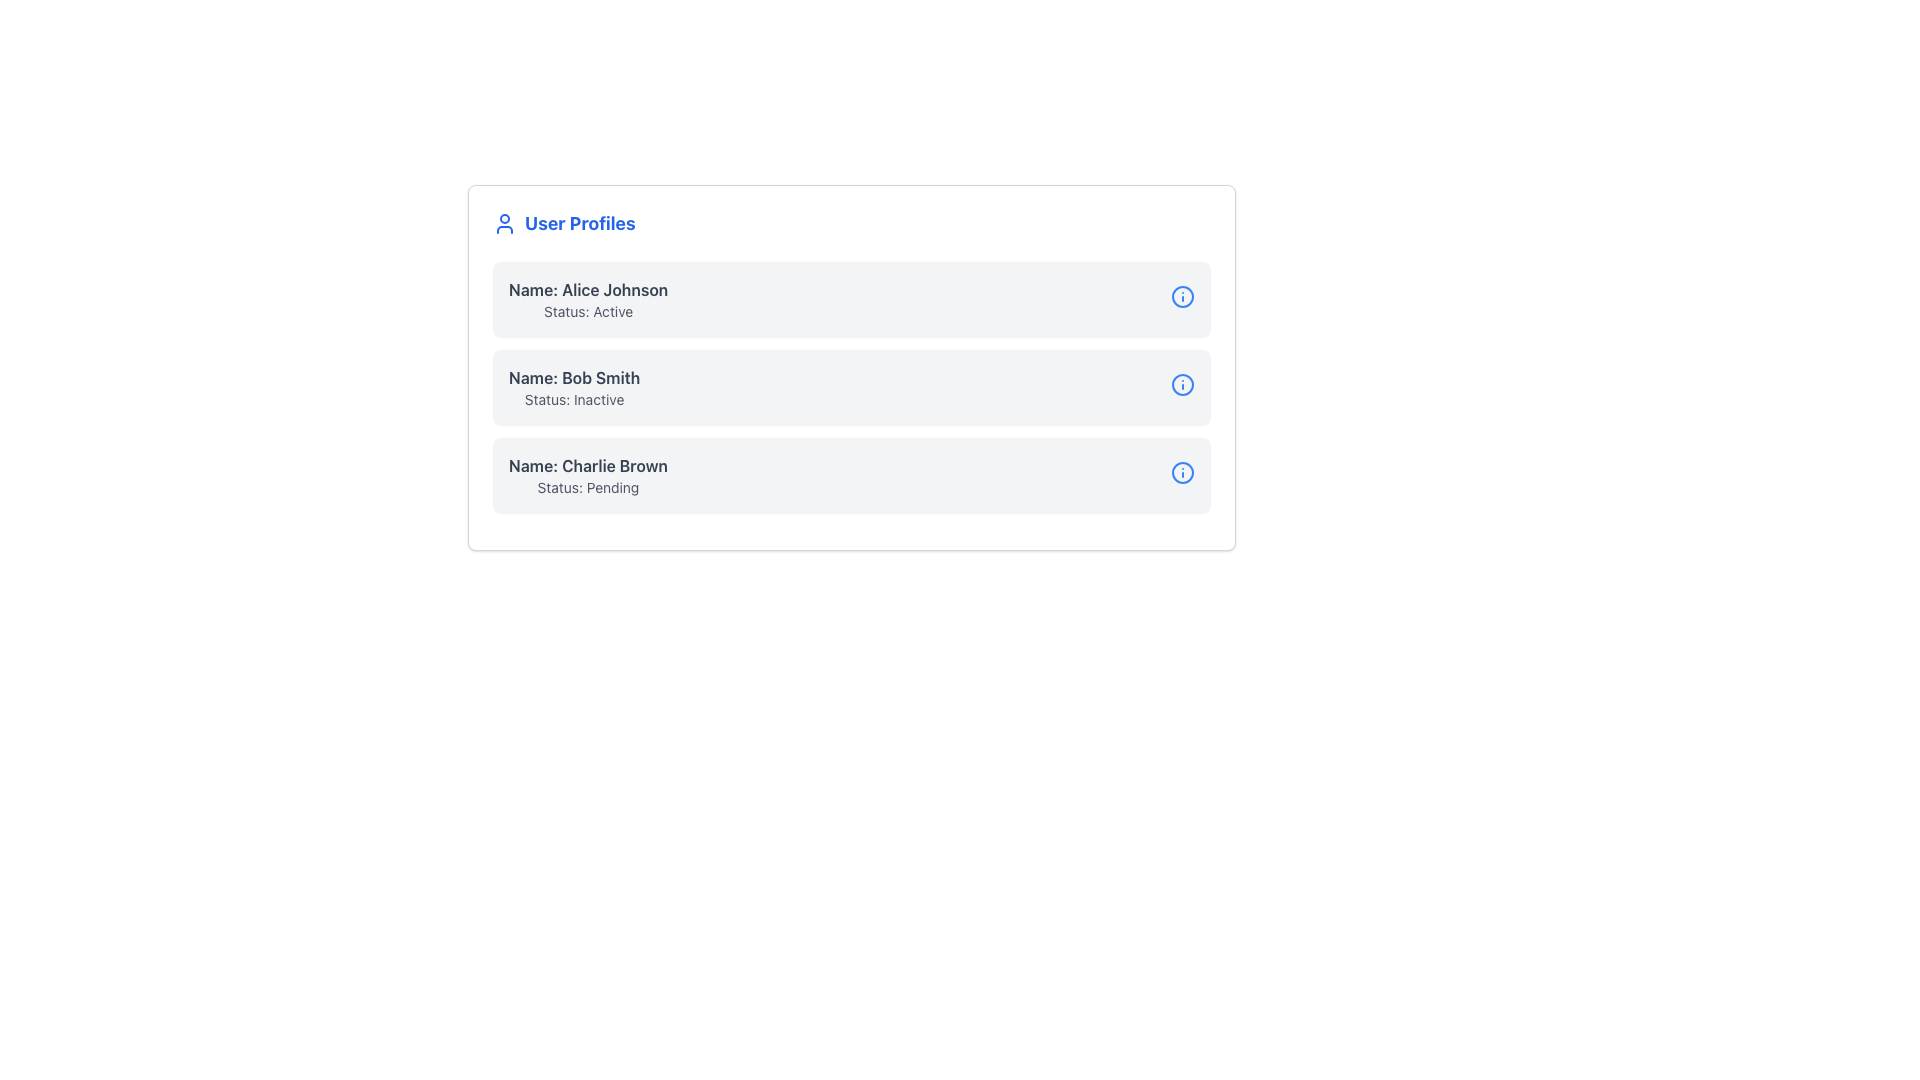 This screenshot has width=1920, height=1080. Describe the element at coordinates (1182, 475) in the screenshot. I see `the Interactive Status Indicator, which is a circular icon with a blue outline and a dot in the center, indicating 'Verification pending.'` at that location.